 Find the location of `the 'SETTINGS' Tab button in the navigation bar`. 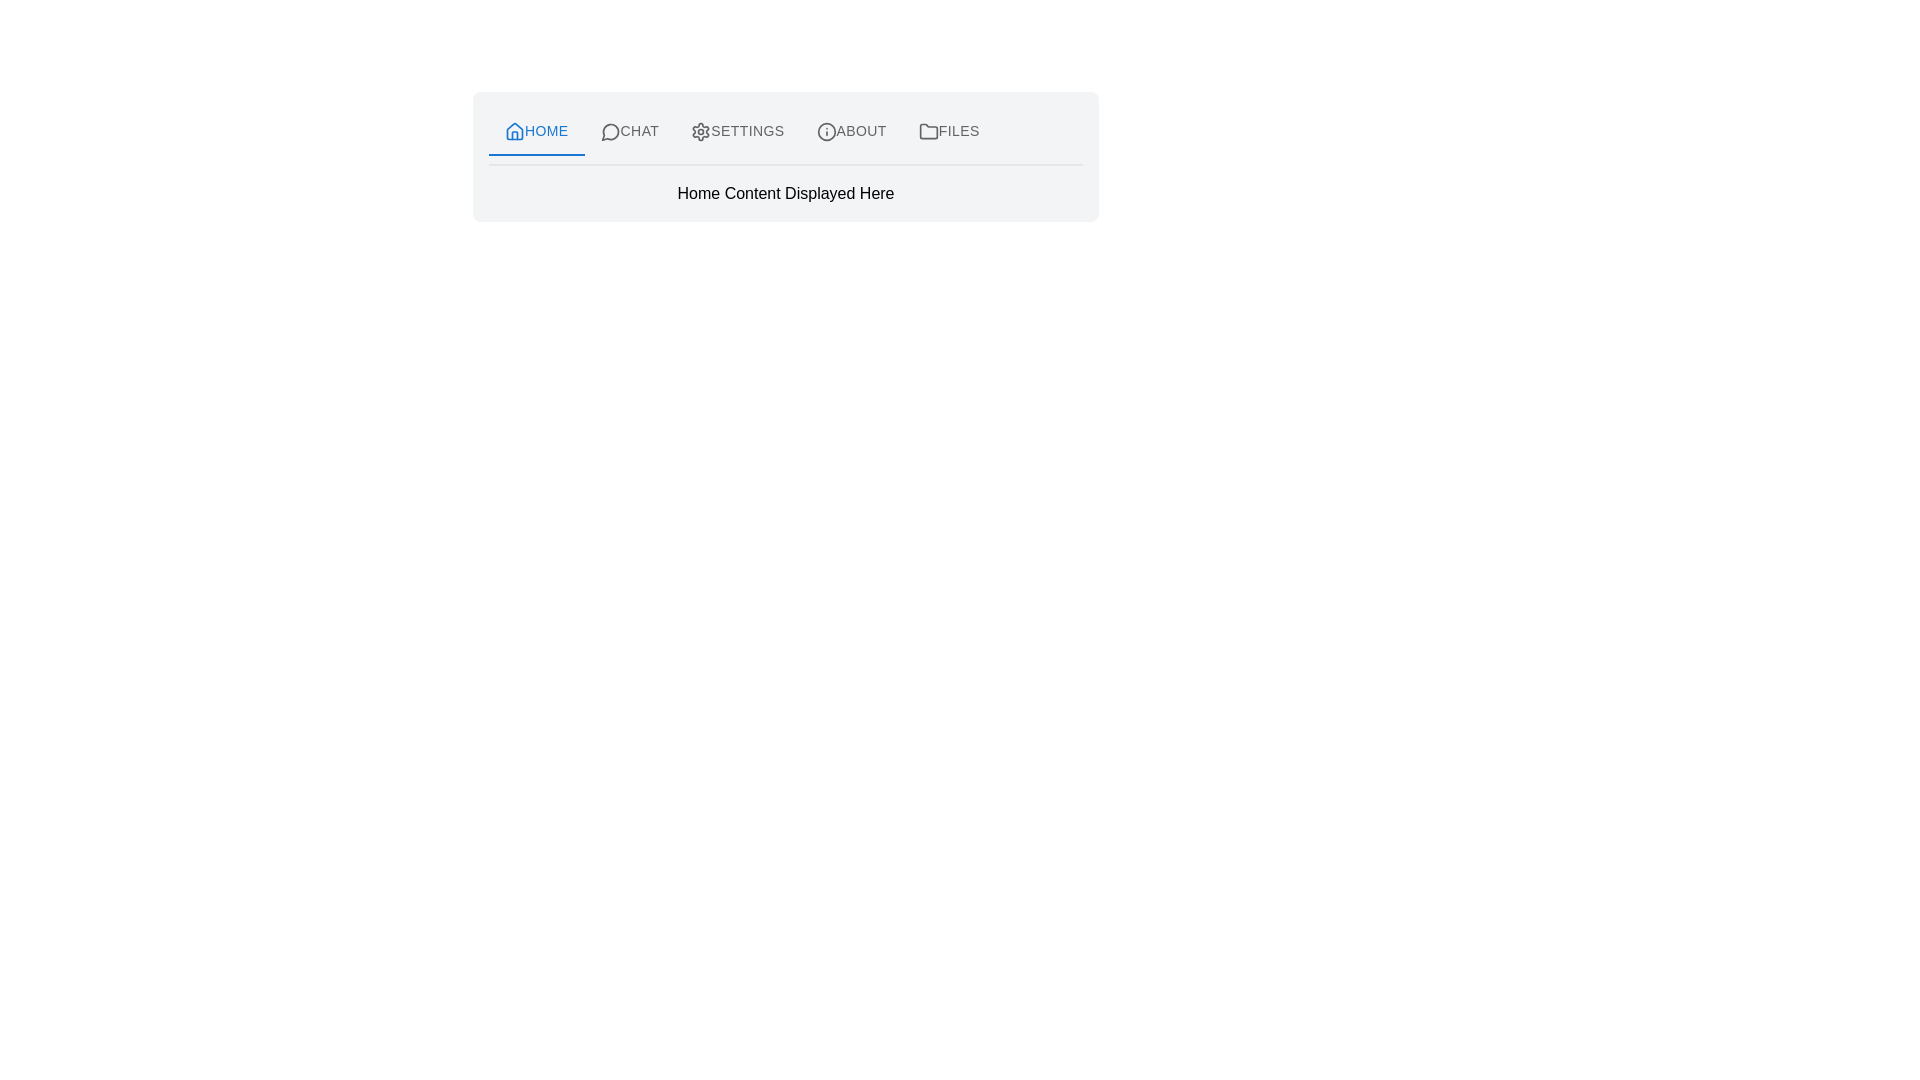

the 'SETTINGS' Tab button in the navigation bar is located at coordinates (736, 131).